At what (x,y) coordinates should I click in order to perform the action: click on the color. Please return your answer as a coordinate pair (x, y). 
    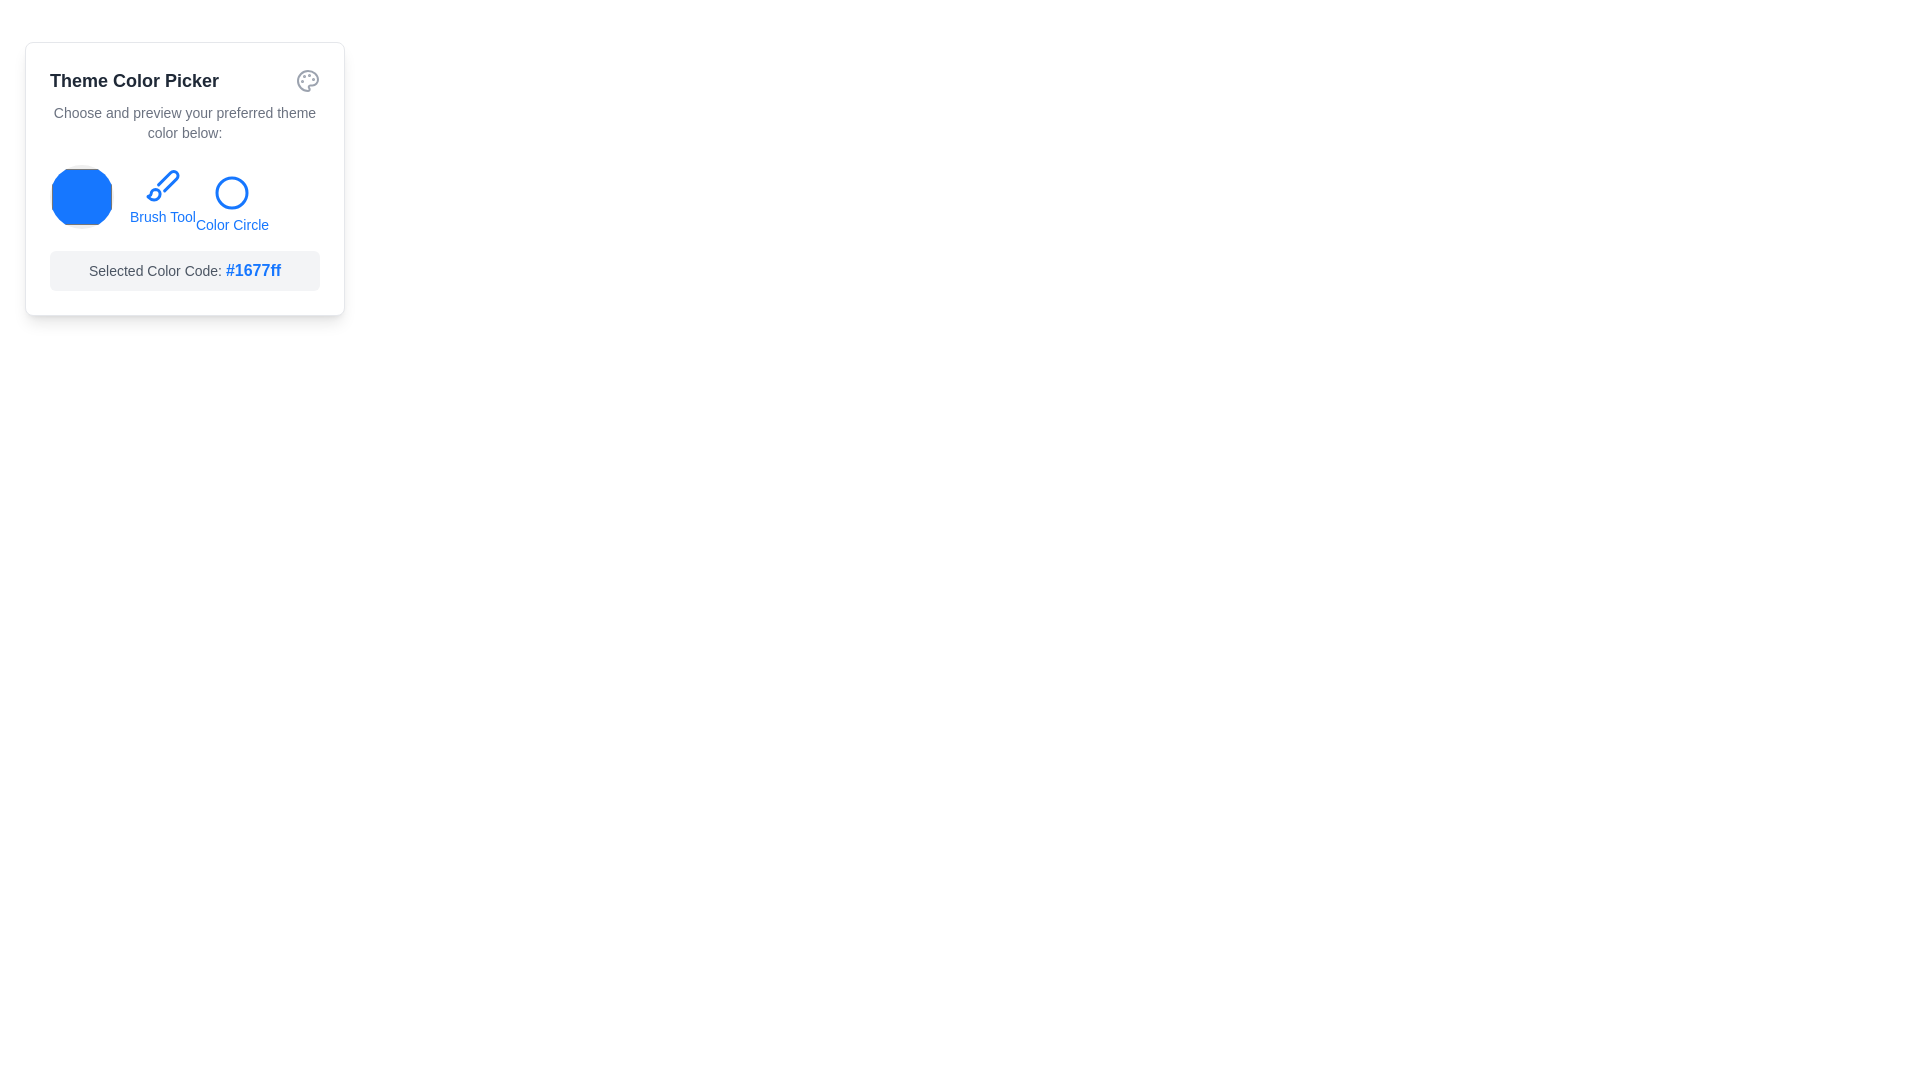
    Looking at the image, I should click on (80, 196).